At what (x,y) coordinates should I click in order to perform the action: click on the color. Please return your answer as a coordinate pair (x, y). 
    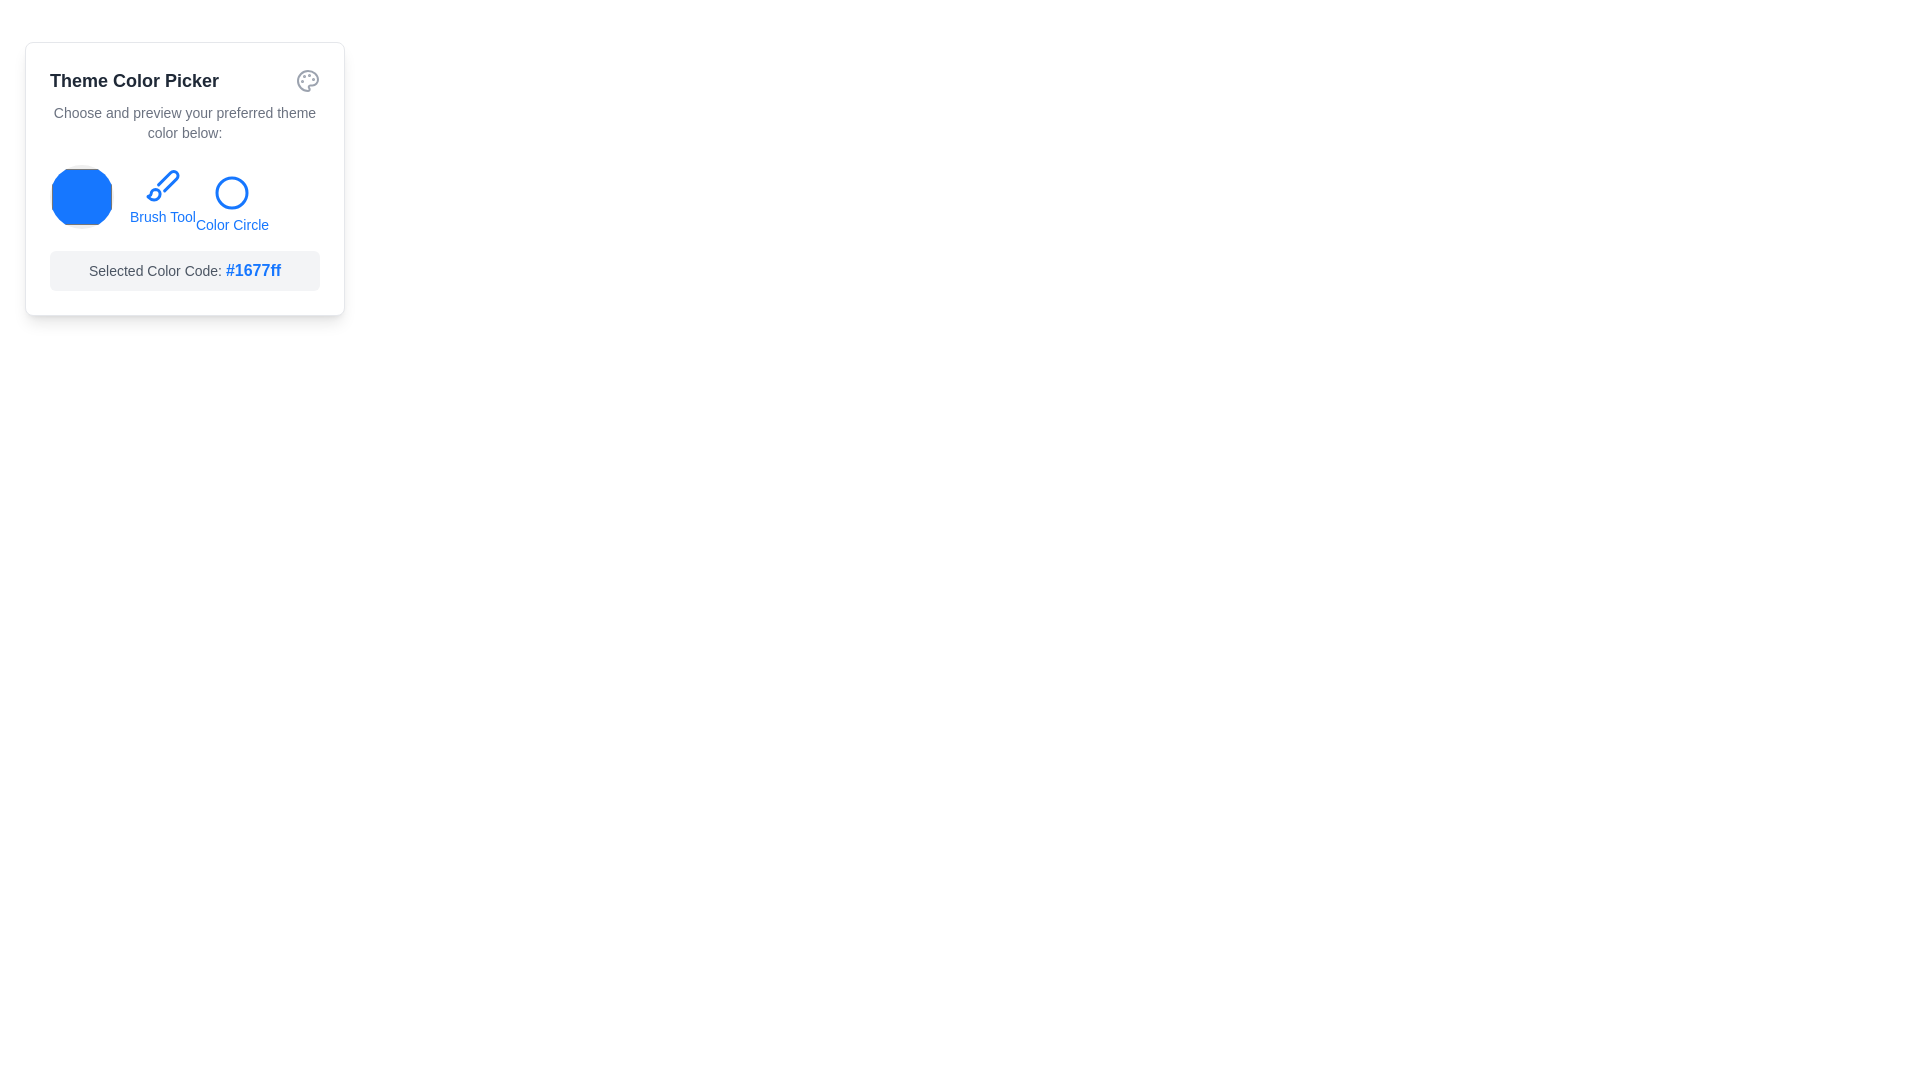
    Looking at the image, I should click on (80, 196).